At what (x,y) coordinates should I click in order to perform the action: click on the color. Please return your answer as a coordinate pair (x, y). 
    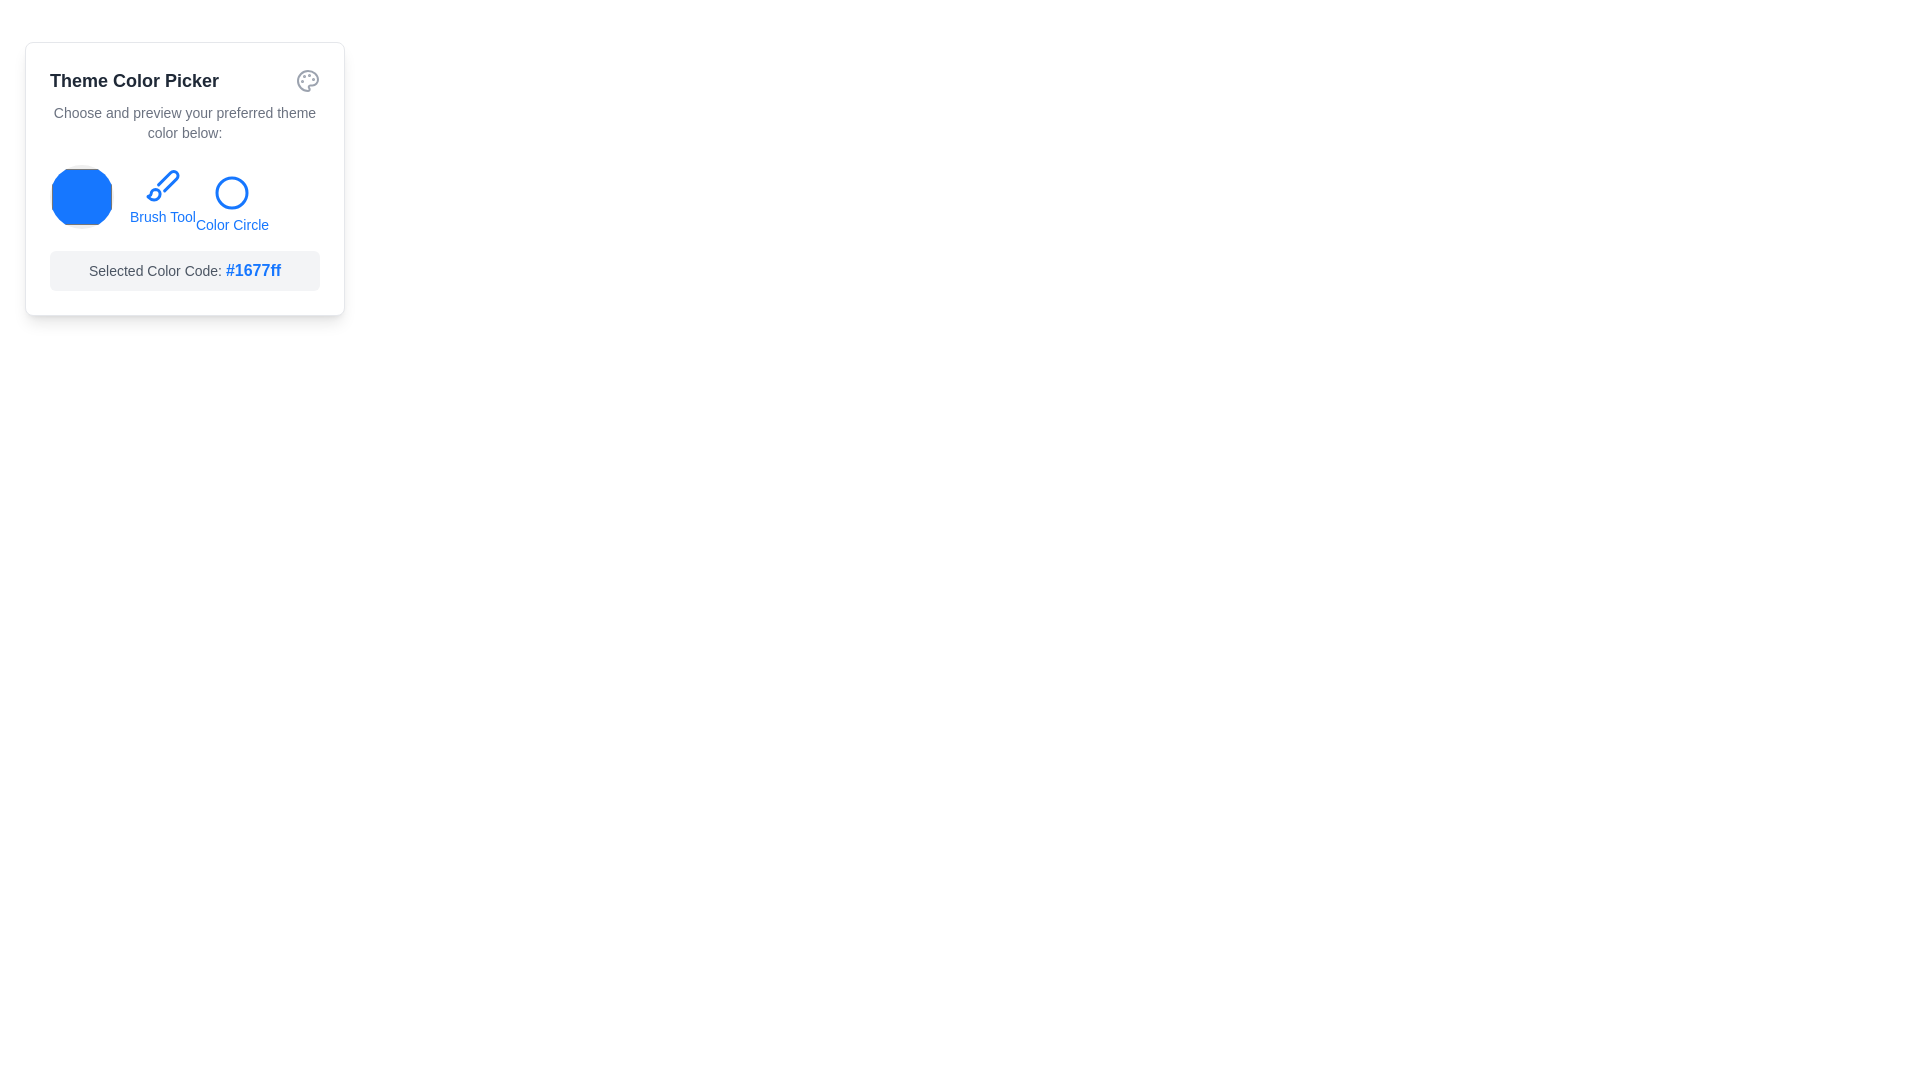
    Looking at the image, I should click on (80, 196).